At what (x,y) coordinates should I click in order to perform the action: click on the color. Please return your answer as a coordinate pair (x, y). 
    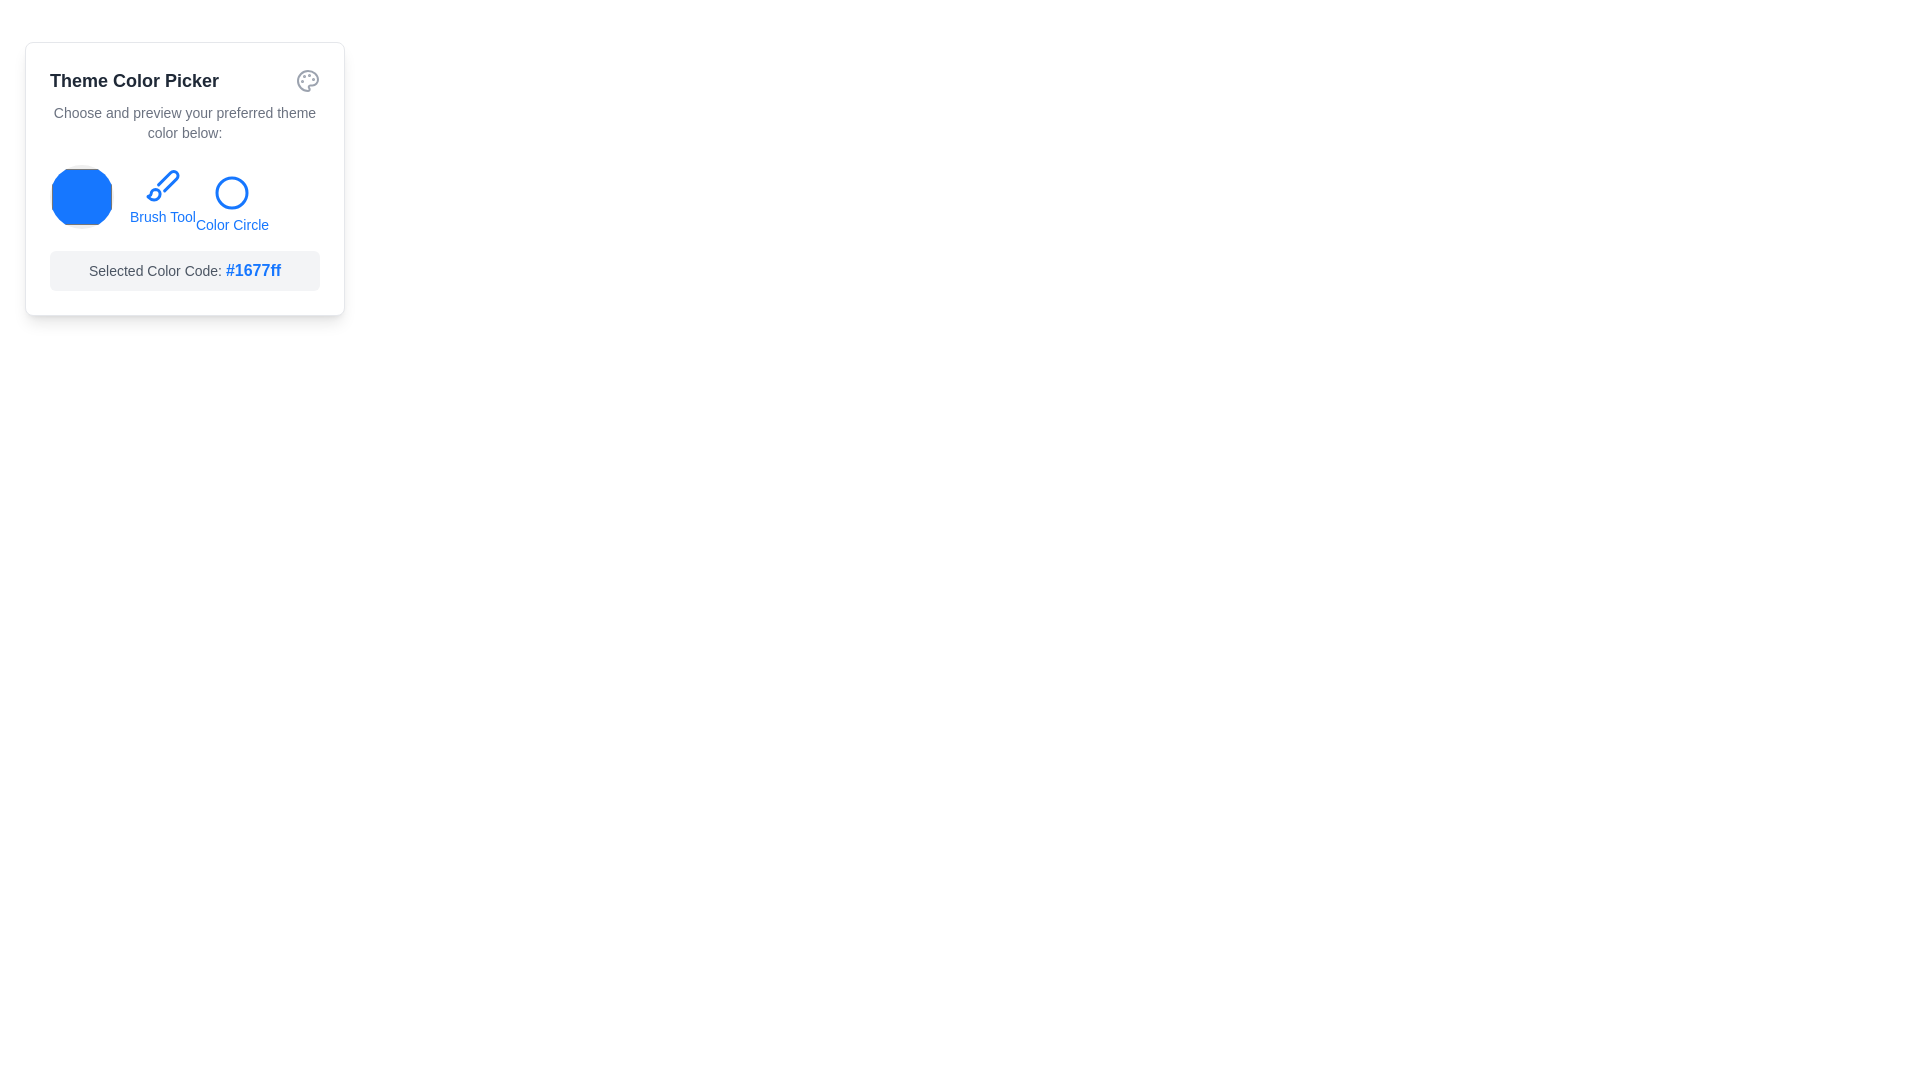
    Looking at the image, I should click on (80, 196).